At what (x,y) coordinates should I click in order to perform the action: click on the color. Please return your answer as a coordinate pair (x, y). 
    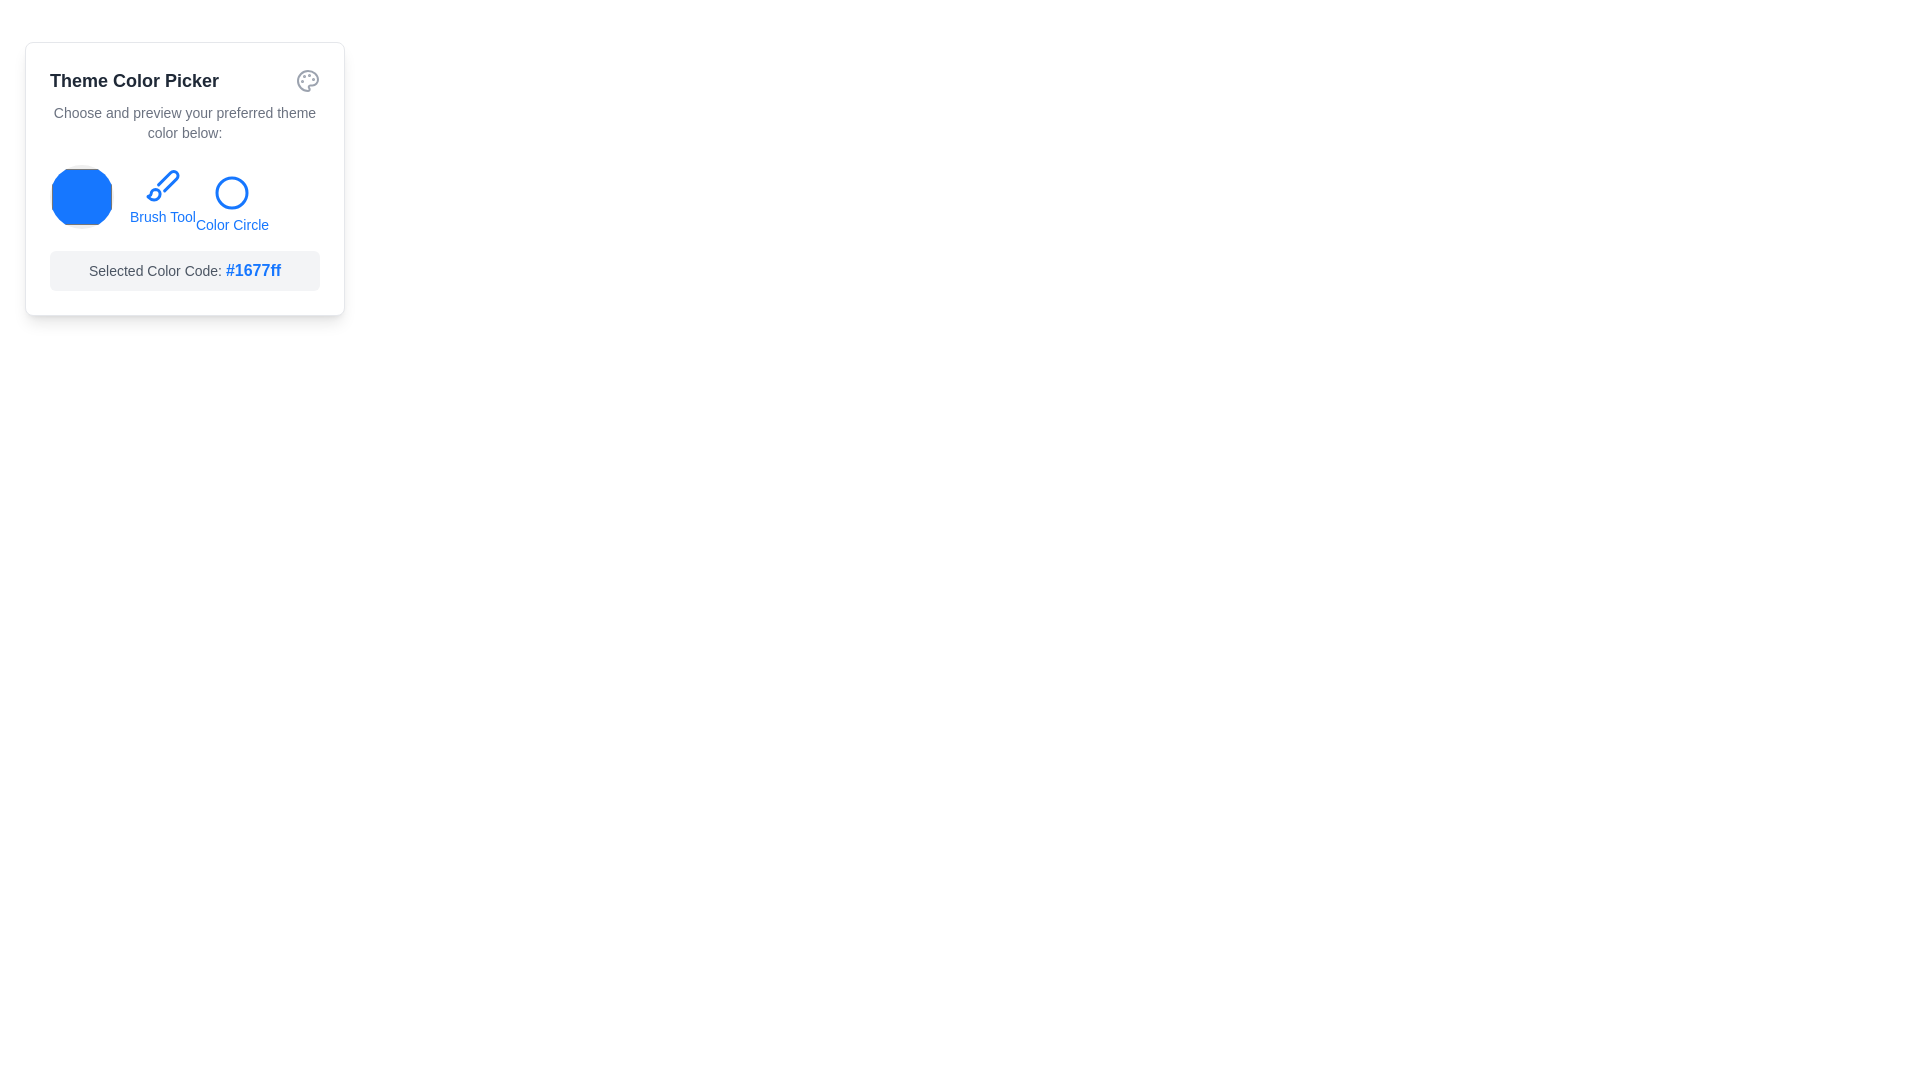
    Looking at the image, I should click on (80, 196).